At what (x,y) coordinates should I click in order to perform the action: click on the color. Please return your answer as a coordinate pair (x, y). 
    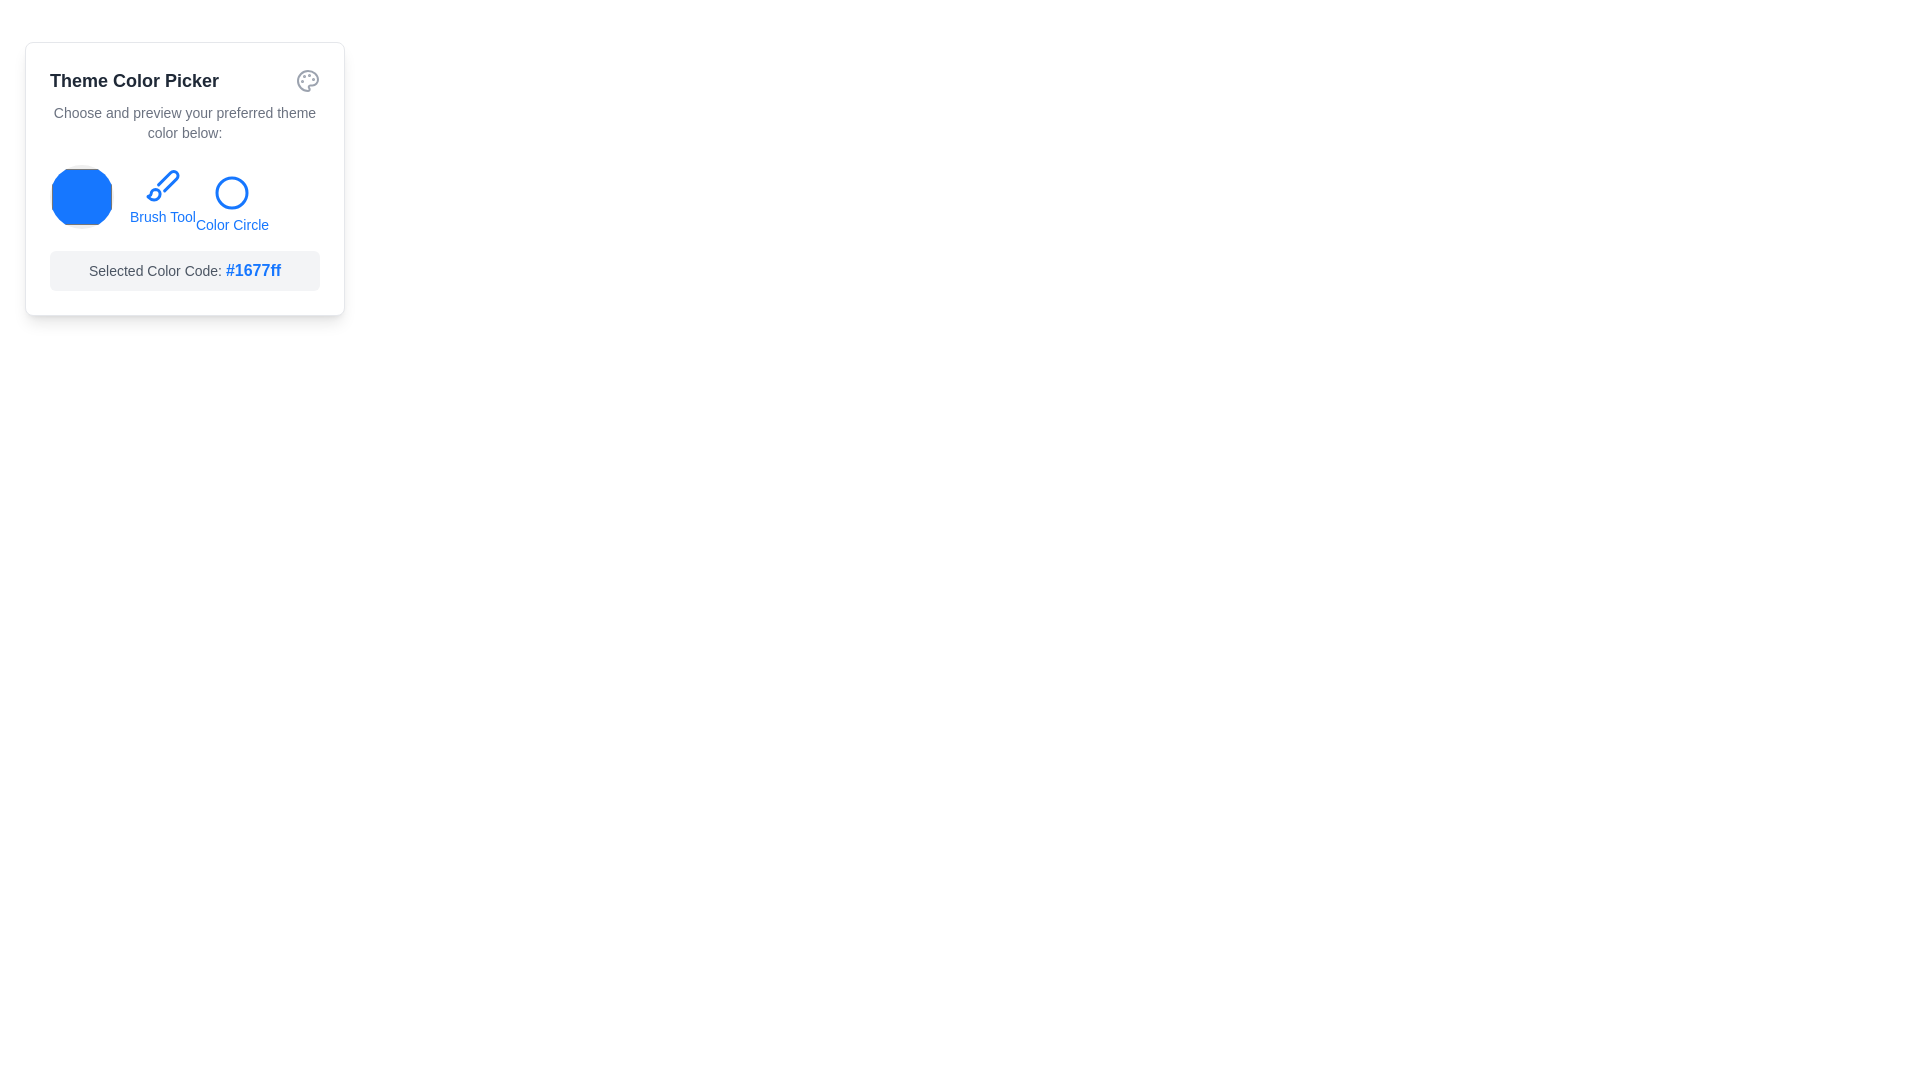
    Looking at the image, I should click on (80, 196).